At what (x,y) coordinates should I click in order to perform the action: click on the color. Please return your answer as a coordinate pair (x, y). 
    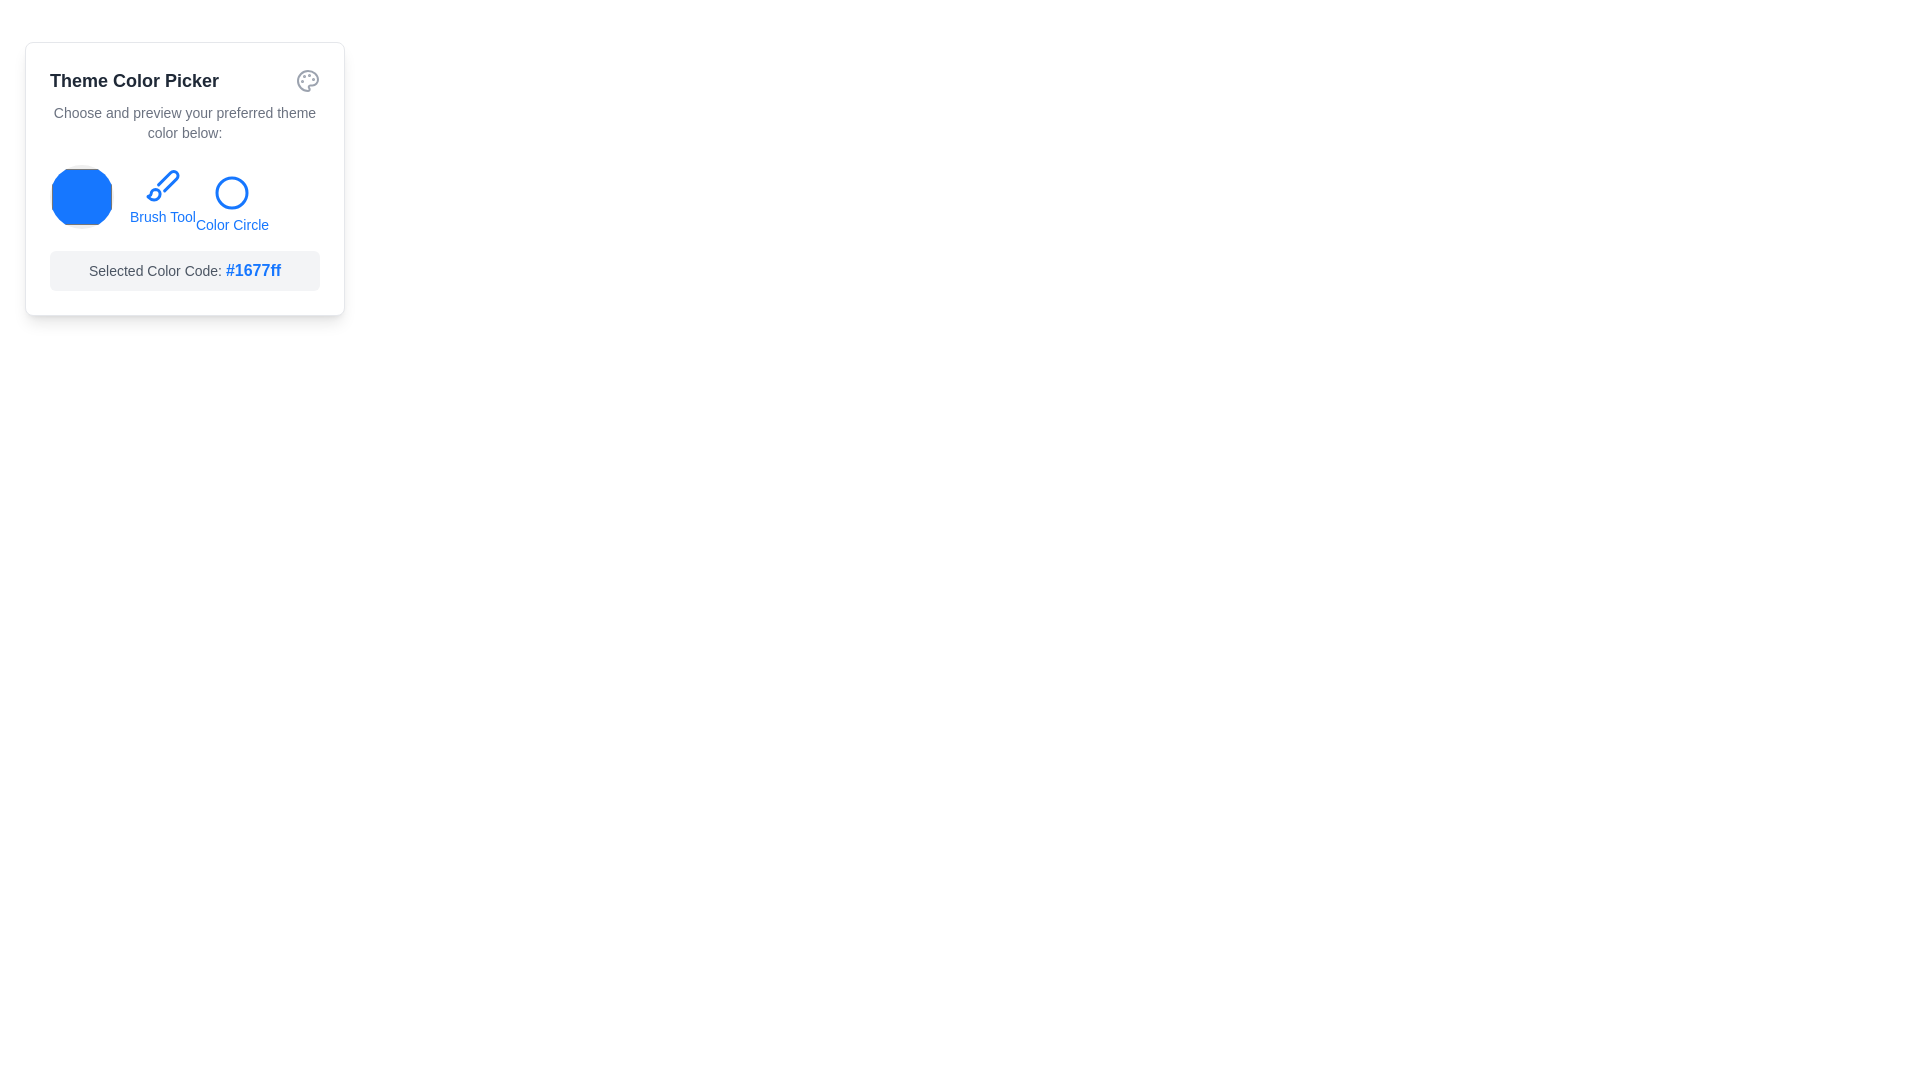
    Looking at the image, I should click on (80, 196).